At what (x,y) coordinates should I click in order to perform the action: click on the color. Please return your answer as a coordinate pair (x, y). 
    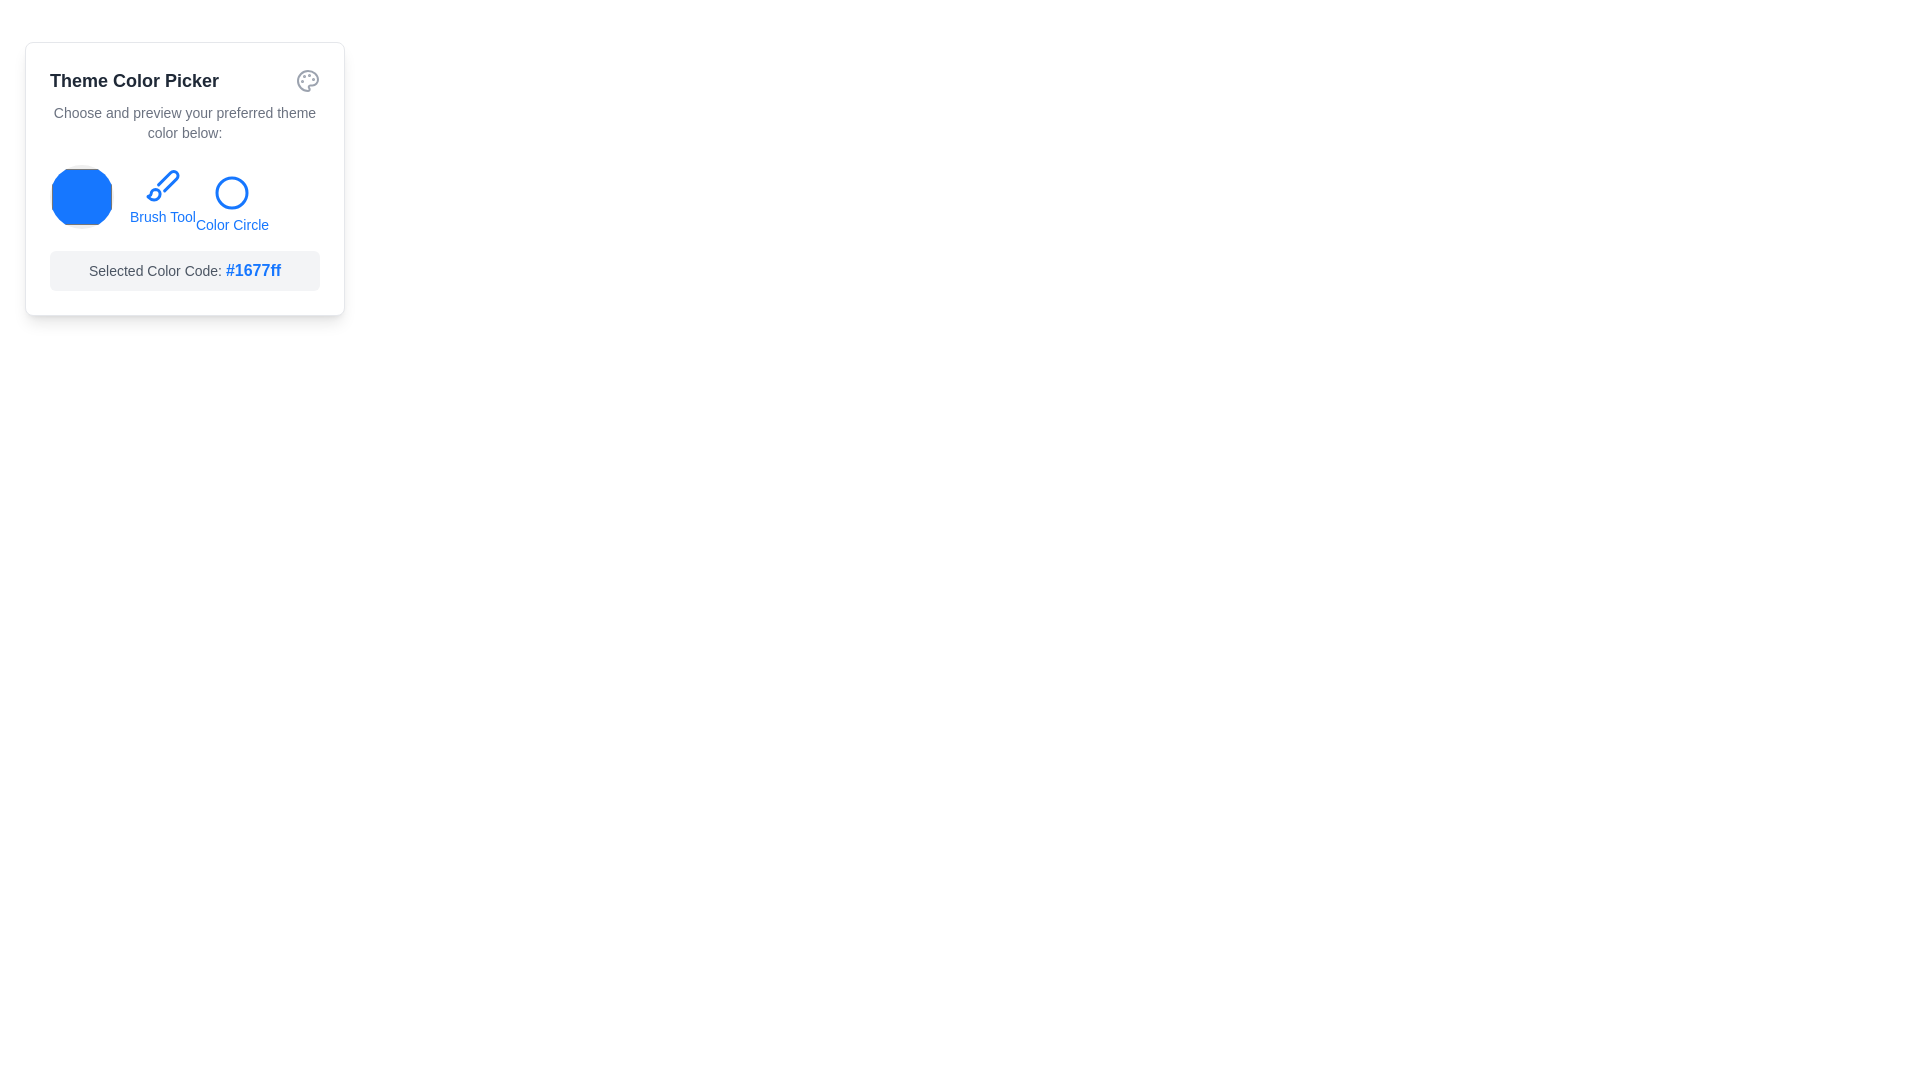
    Looking at the image, I should click on (80, 196).